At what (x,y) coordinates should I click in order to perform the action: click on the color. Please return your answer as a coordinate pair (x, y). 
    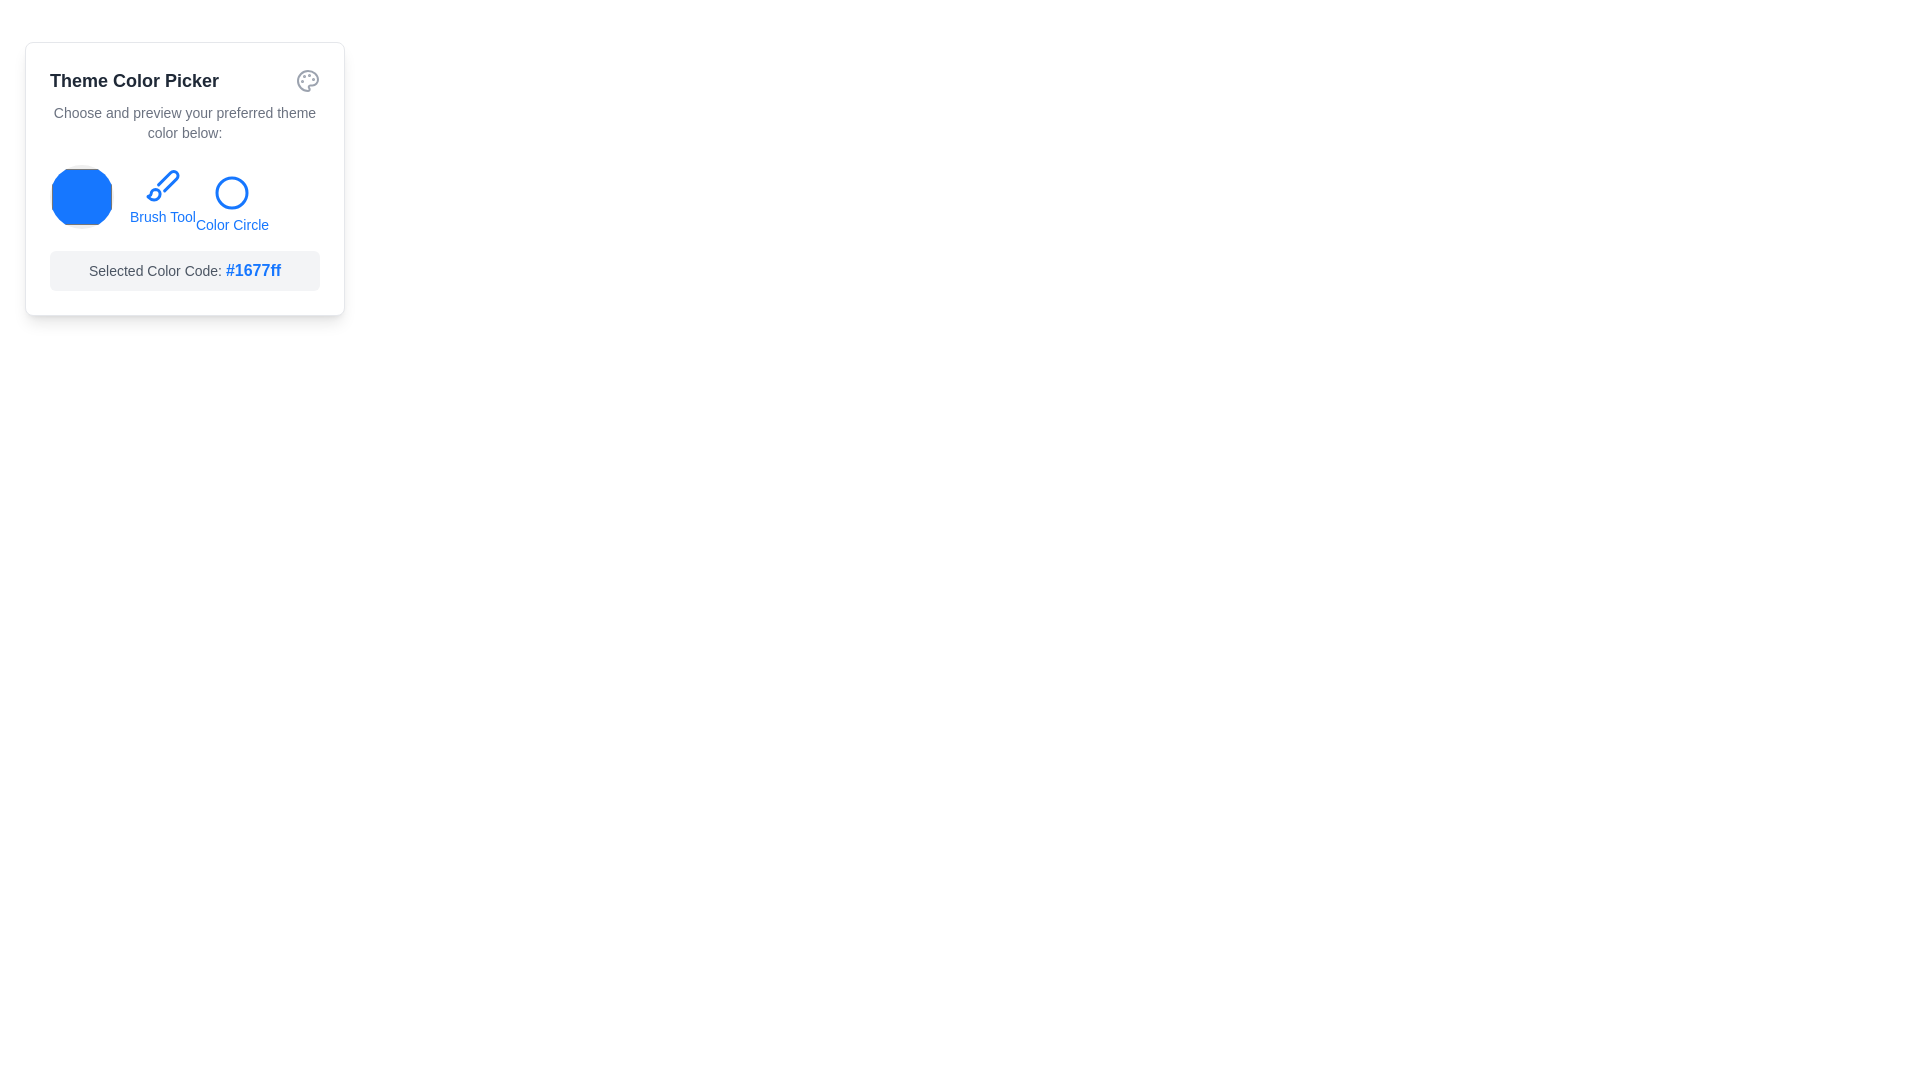
    Looking at the image, I should click on (80, 196).